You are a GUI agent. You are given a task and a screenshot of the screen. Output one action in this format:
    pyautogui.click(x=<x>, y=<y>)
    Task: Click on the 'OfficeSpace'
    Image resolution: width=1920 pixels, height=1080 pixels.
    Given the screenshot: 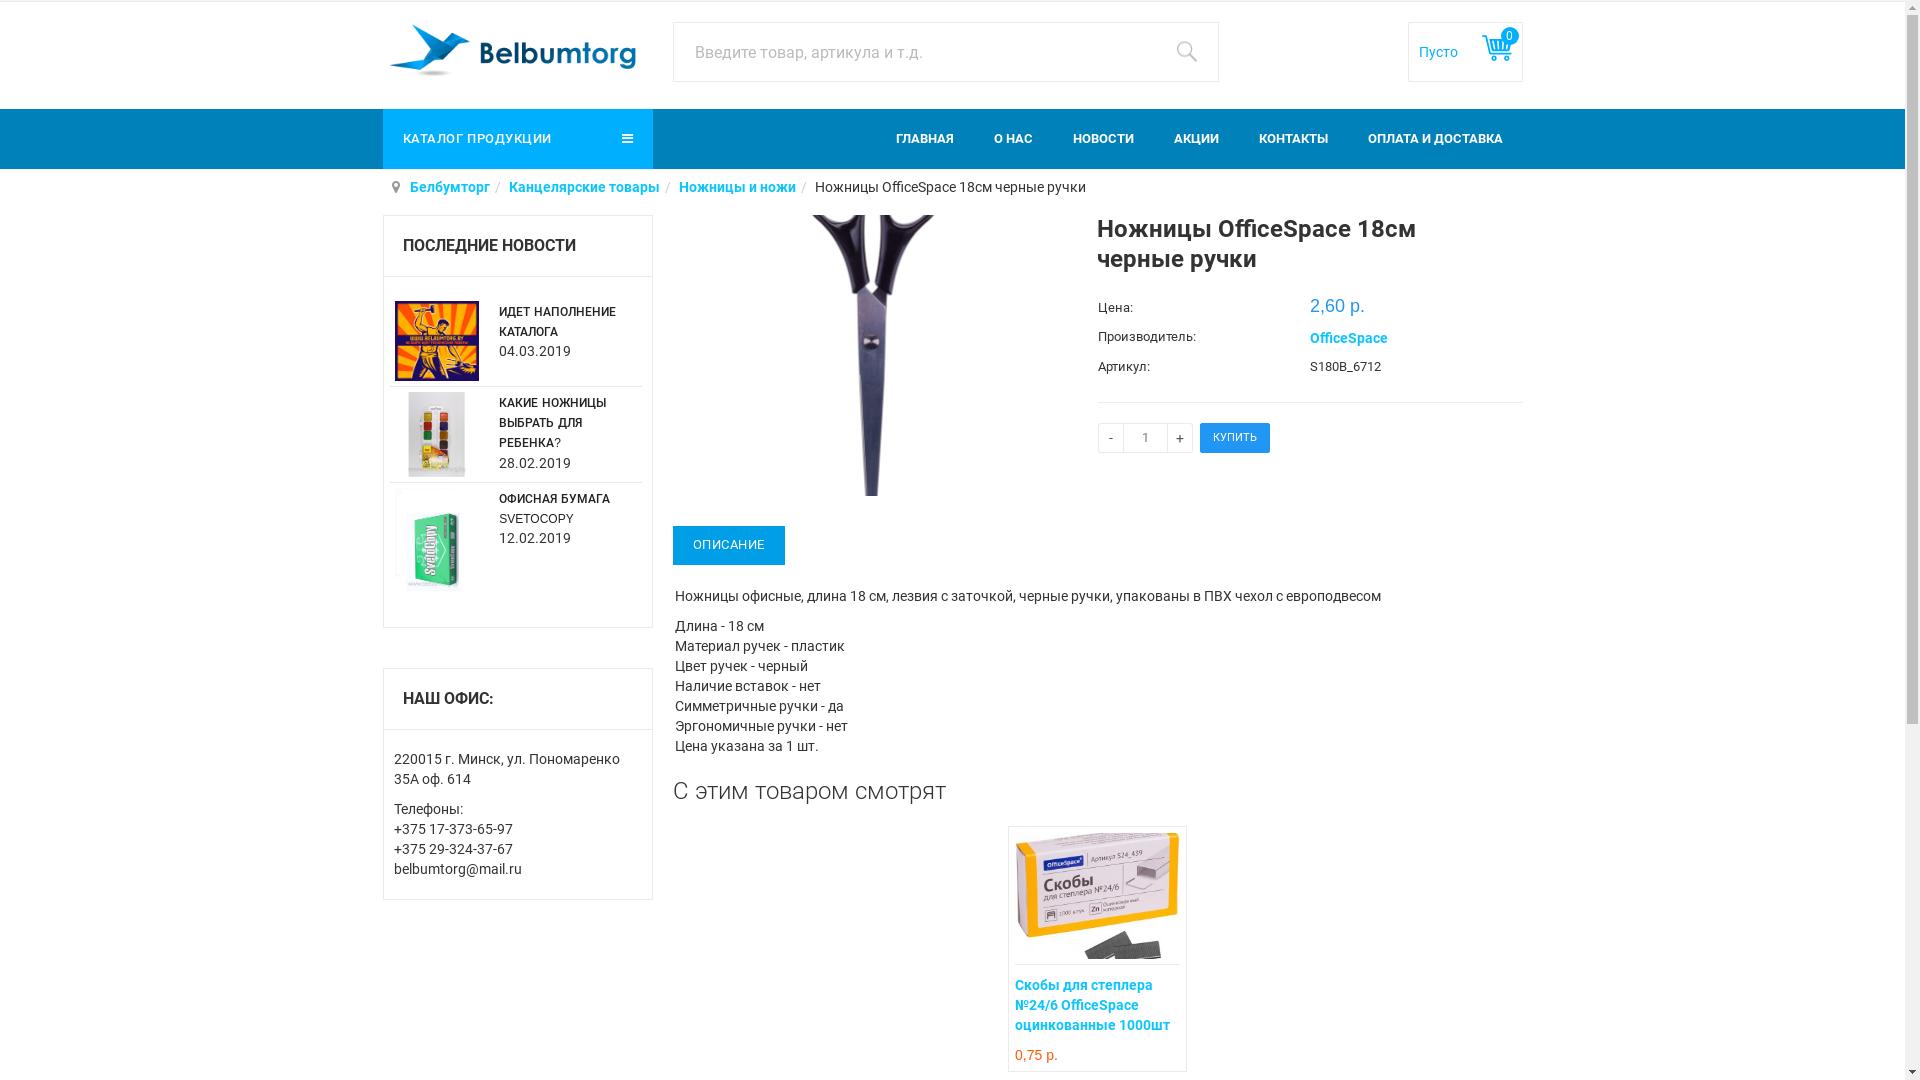 What is the action you would take?
    pyautogui.click(x=1348, y=337)
    